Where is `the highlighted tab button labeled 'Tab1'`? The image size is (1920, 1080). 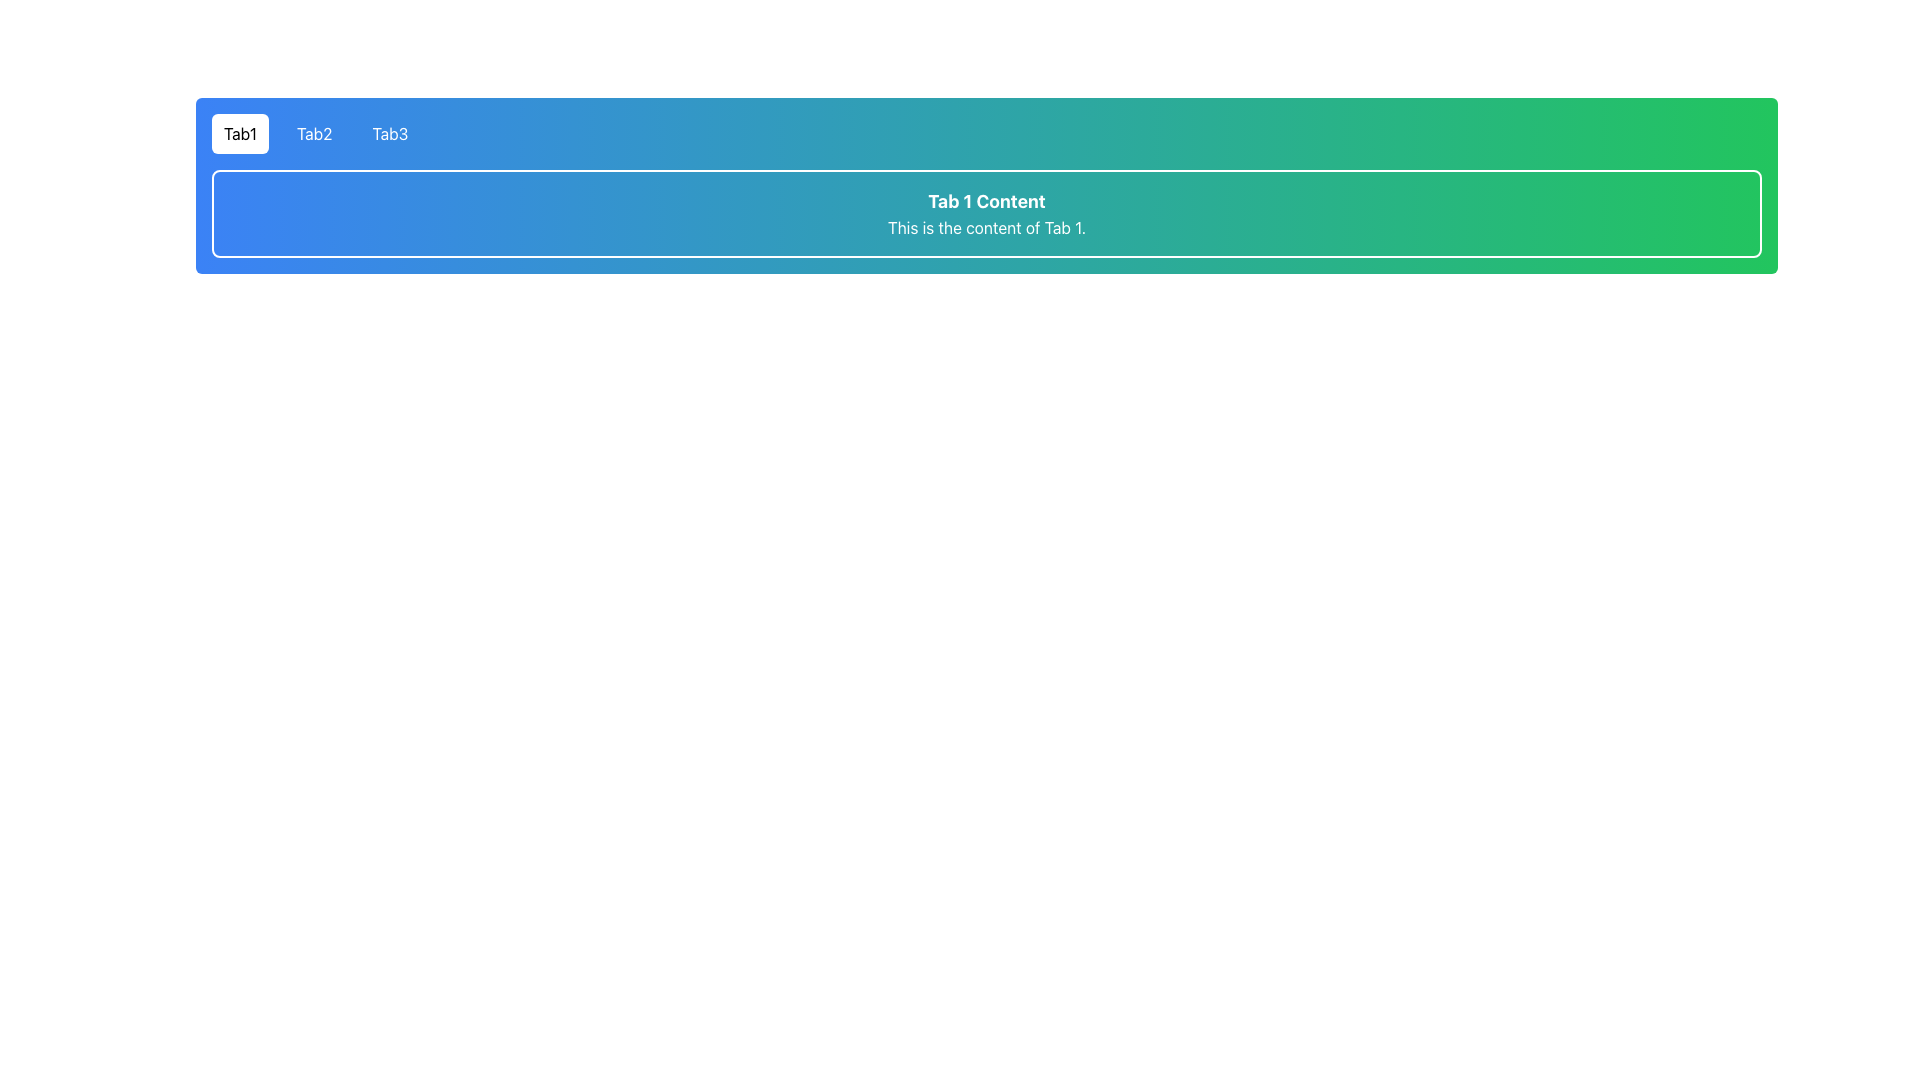 the highlighted tab button labeled 'Tab1' is located at coordinates (240, 134).